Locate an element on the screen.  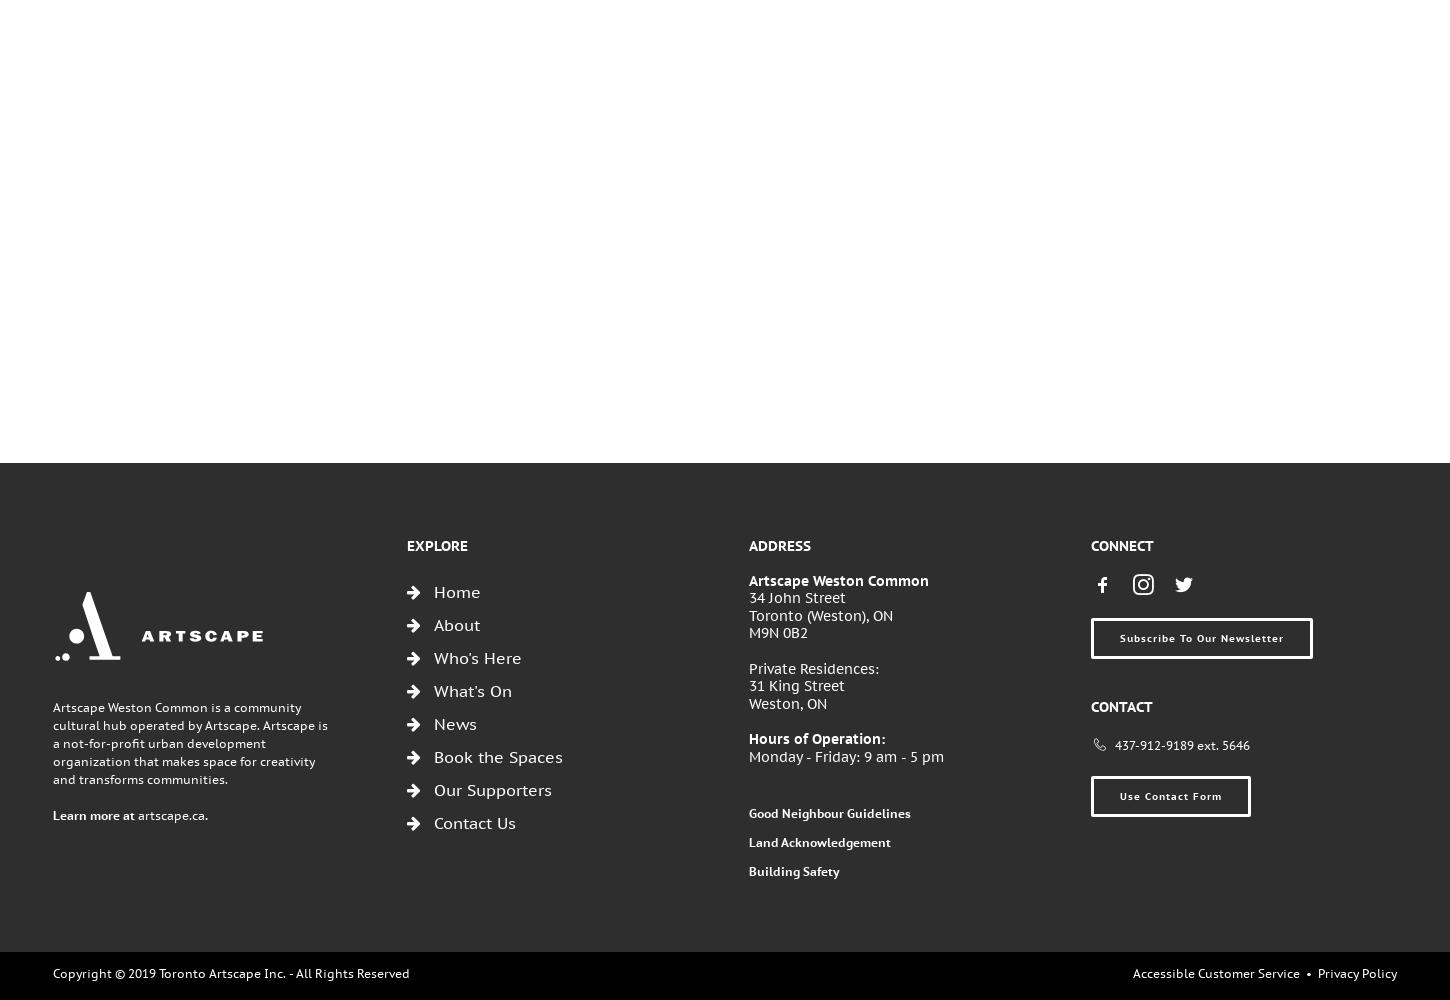
'News' is located at coordinates (453, 722).